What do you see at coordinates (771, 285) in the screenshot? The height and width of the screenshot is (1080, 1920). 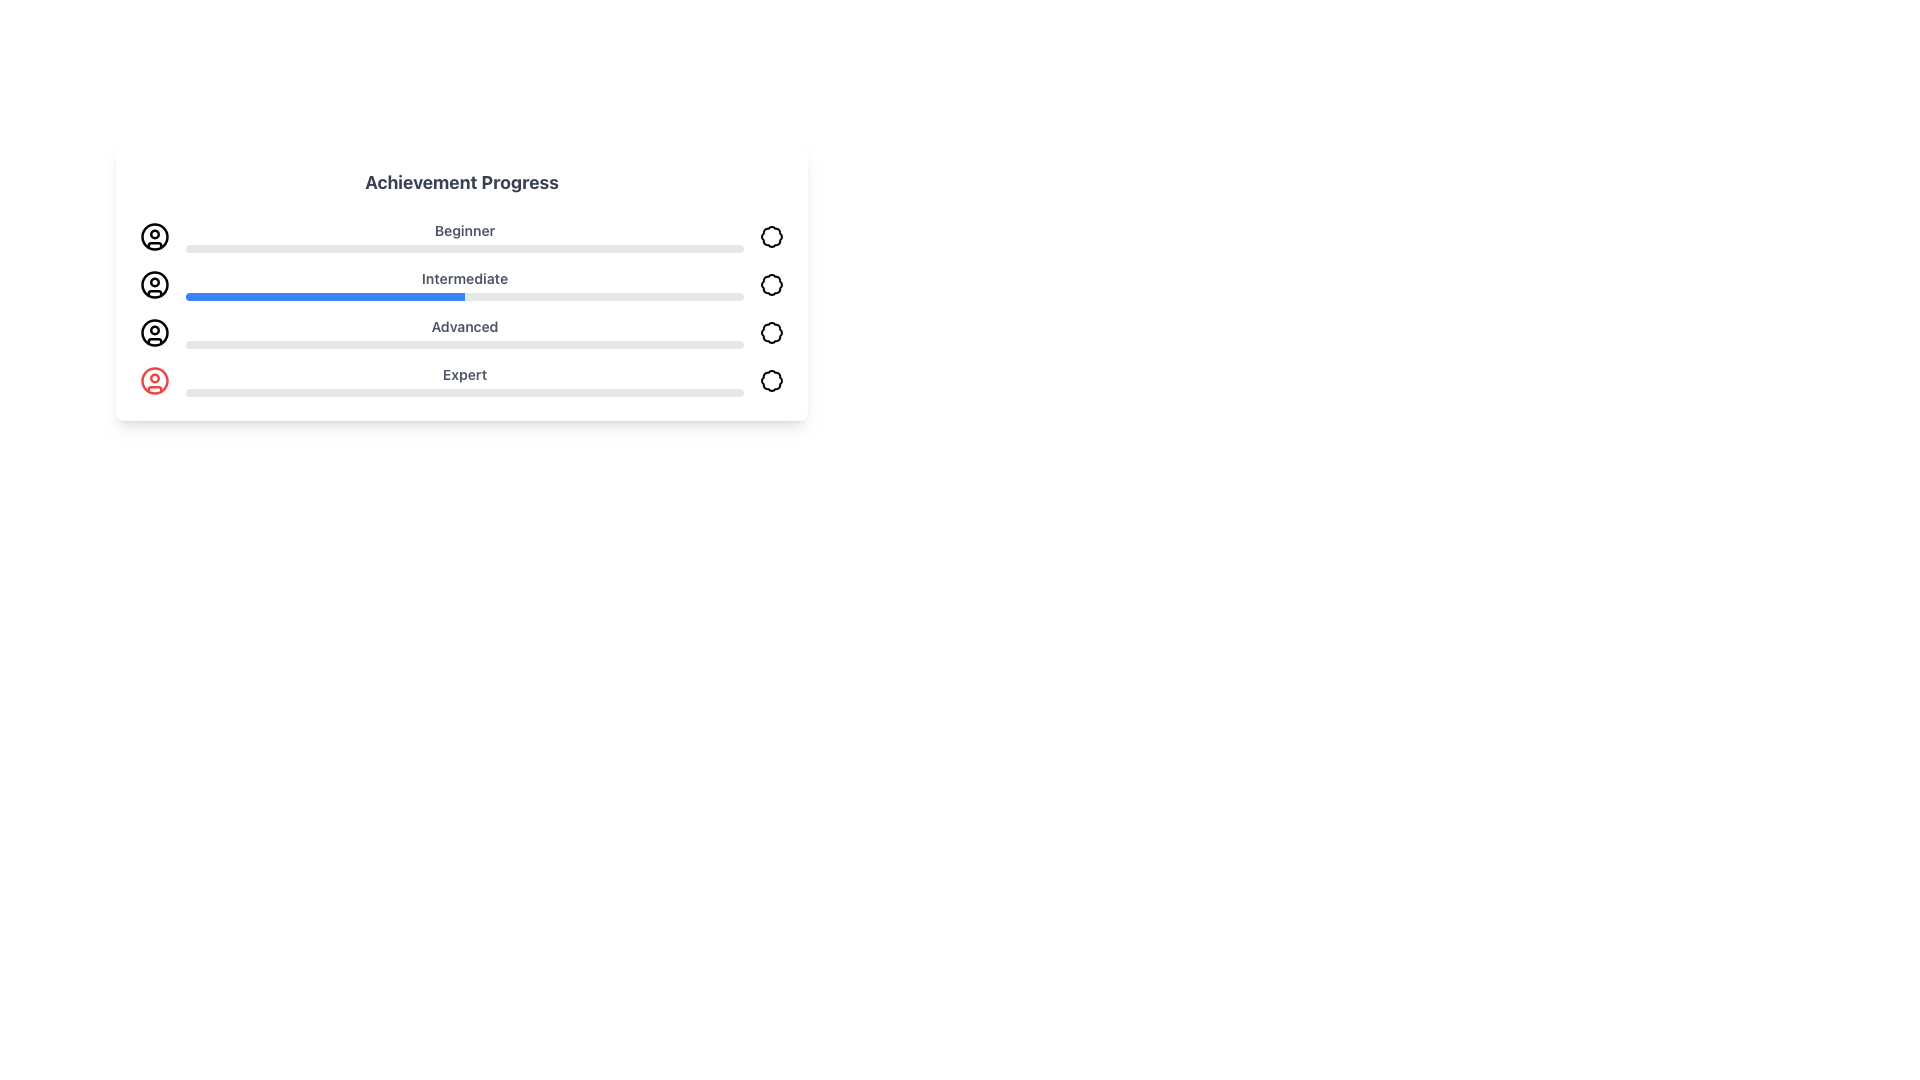 I see `the Icon/Indicator that represents the intermediate completion level, located on the right of the 'Intermediate' row in the progress display` at bounding box center [771, 285].